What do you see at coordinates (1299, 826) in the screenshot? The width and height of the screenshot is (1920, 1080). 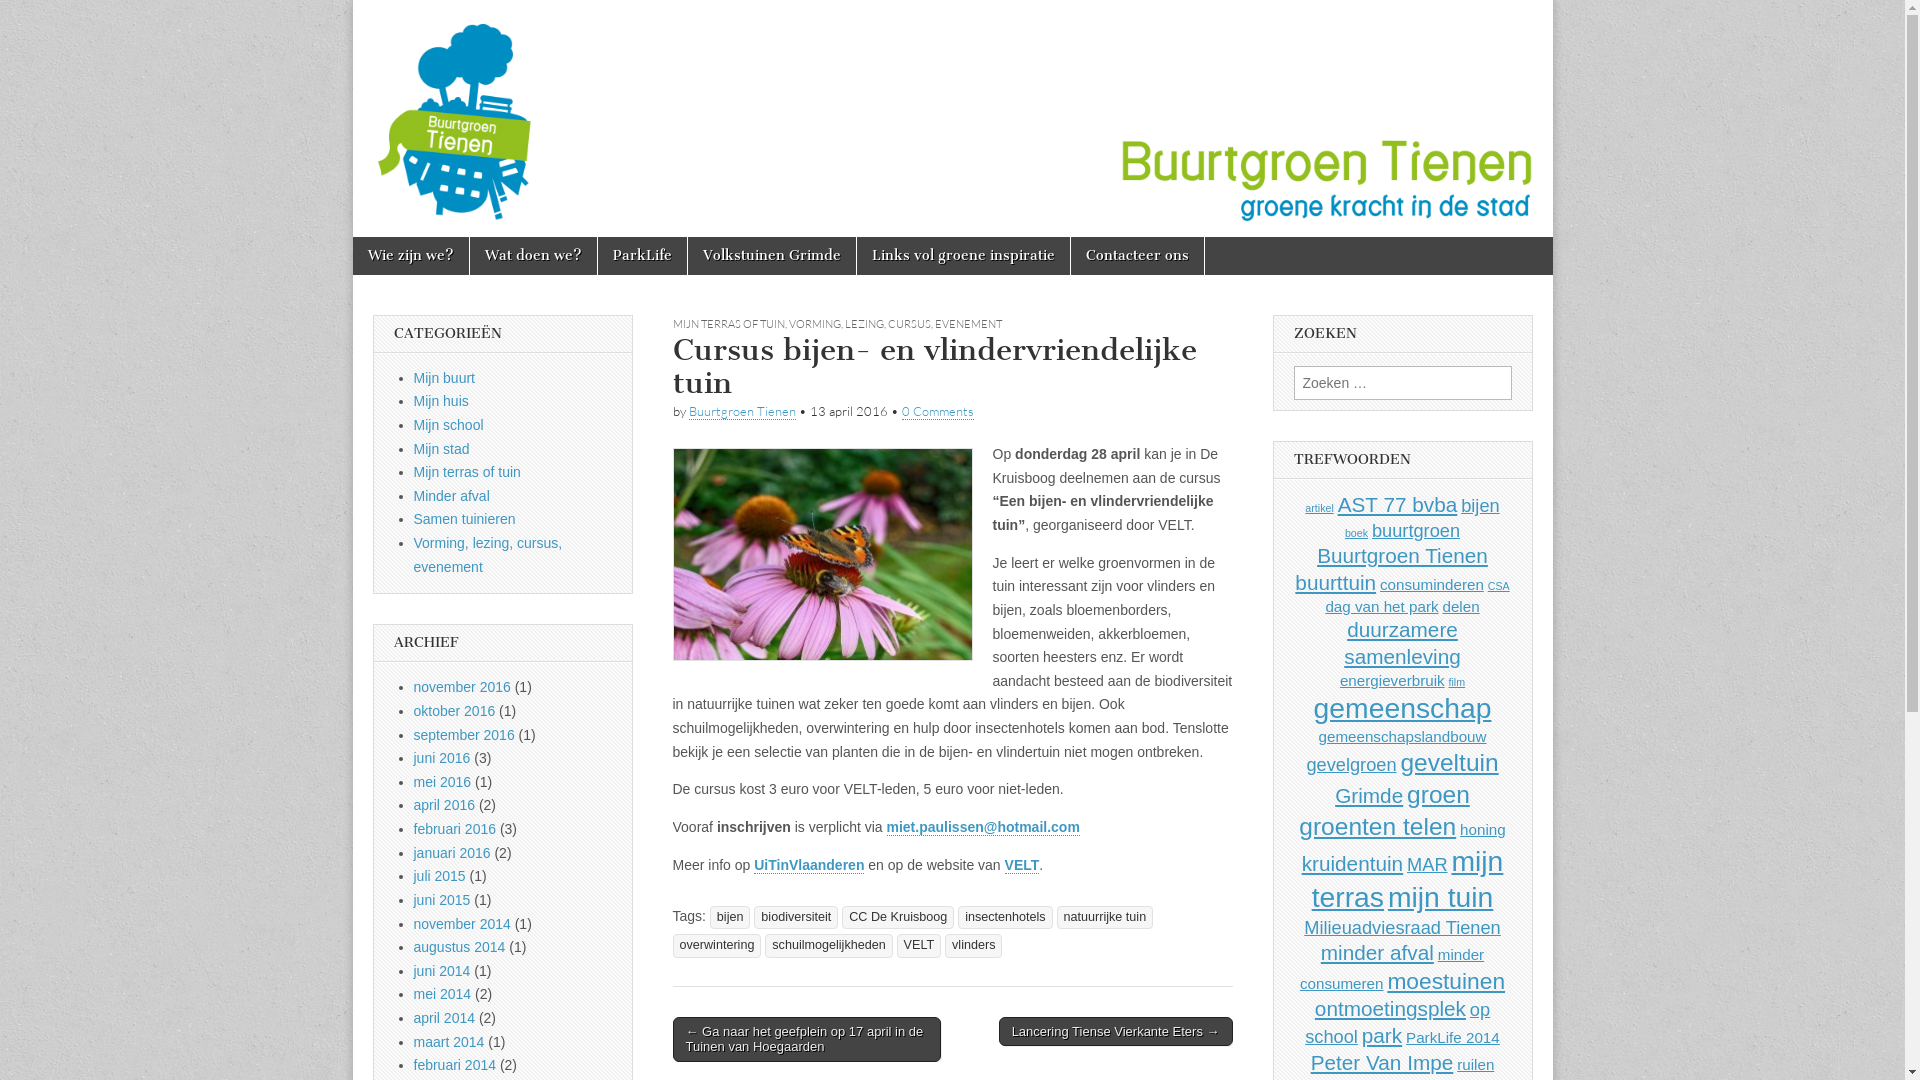 I see `'groenten telen'` at bounding box center [1299, 826].